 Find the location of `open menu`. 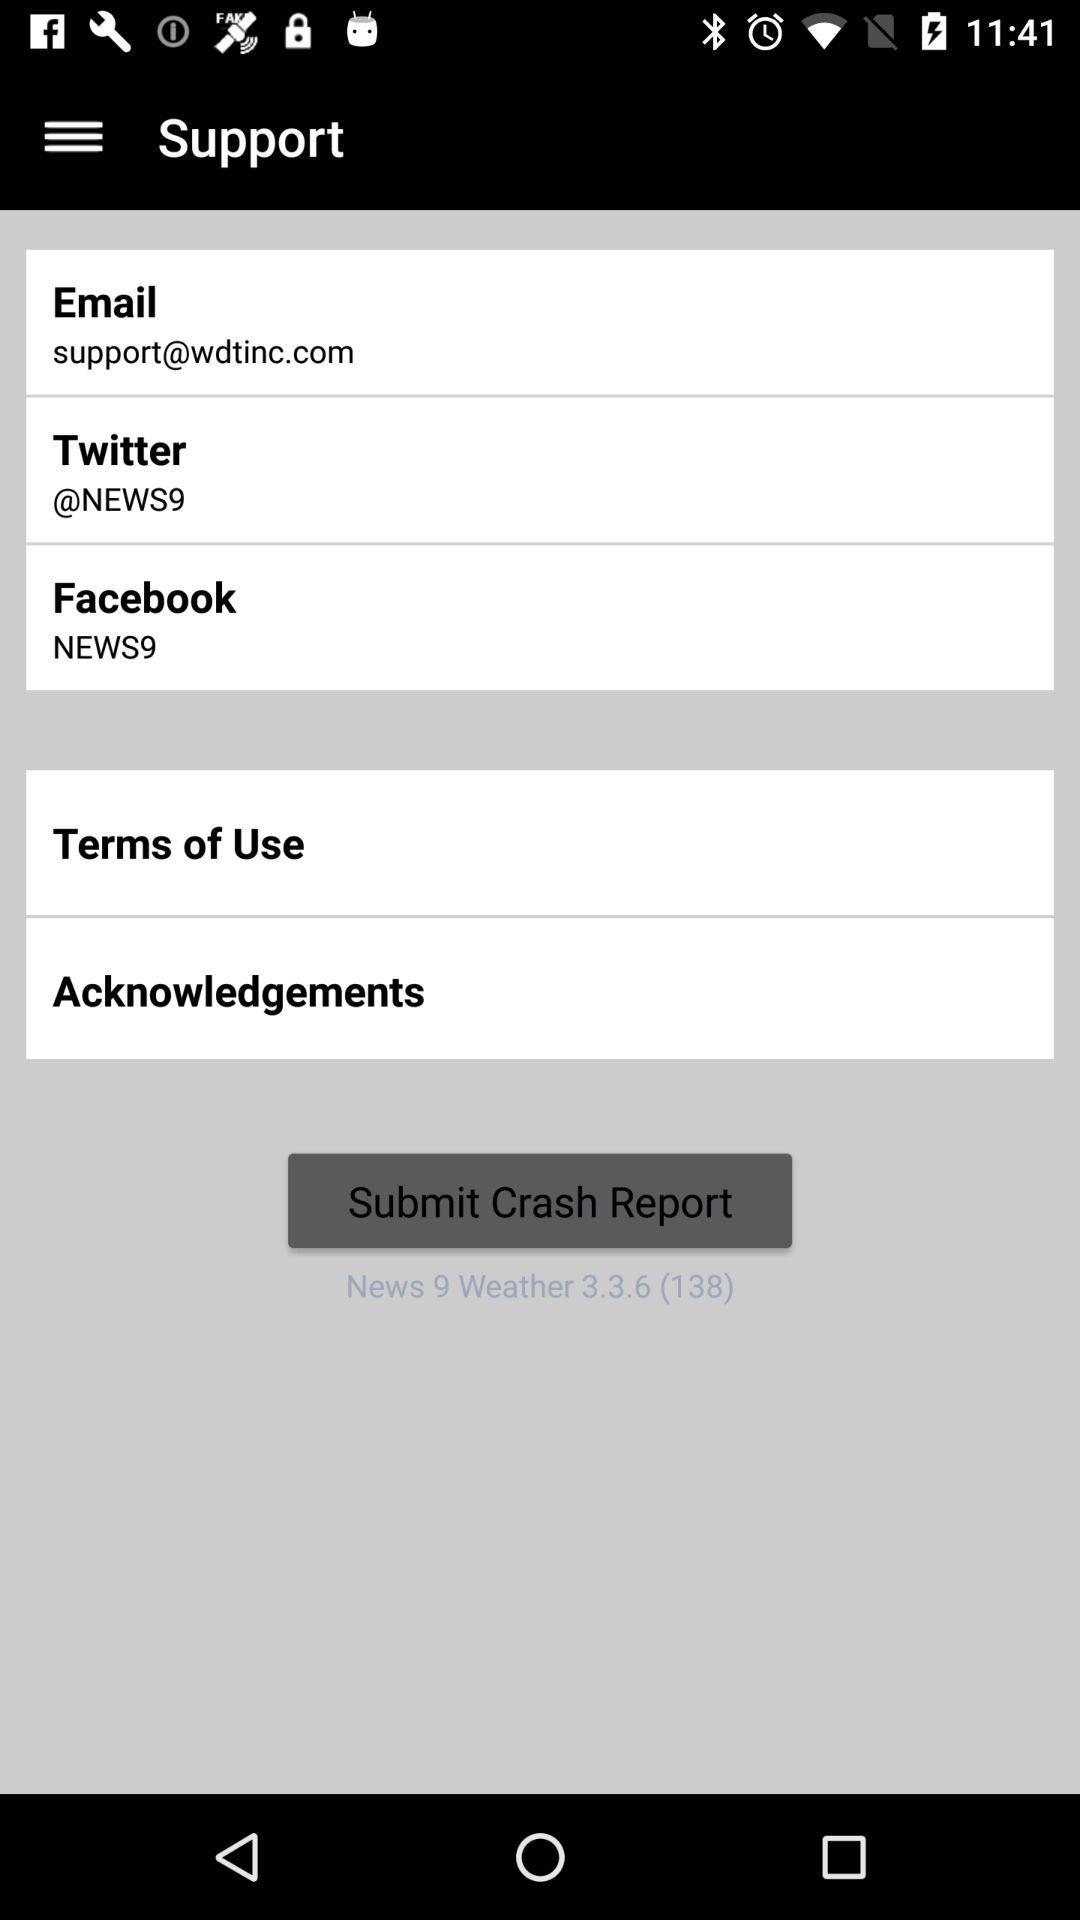

open menu is located at coordinates (72, 135).